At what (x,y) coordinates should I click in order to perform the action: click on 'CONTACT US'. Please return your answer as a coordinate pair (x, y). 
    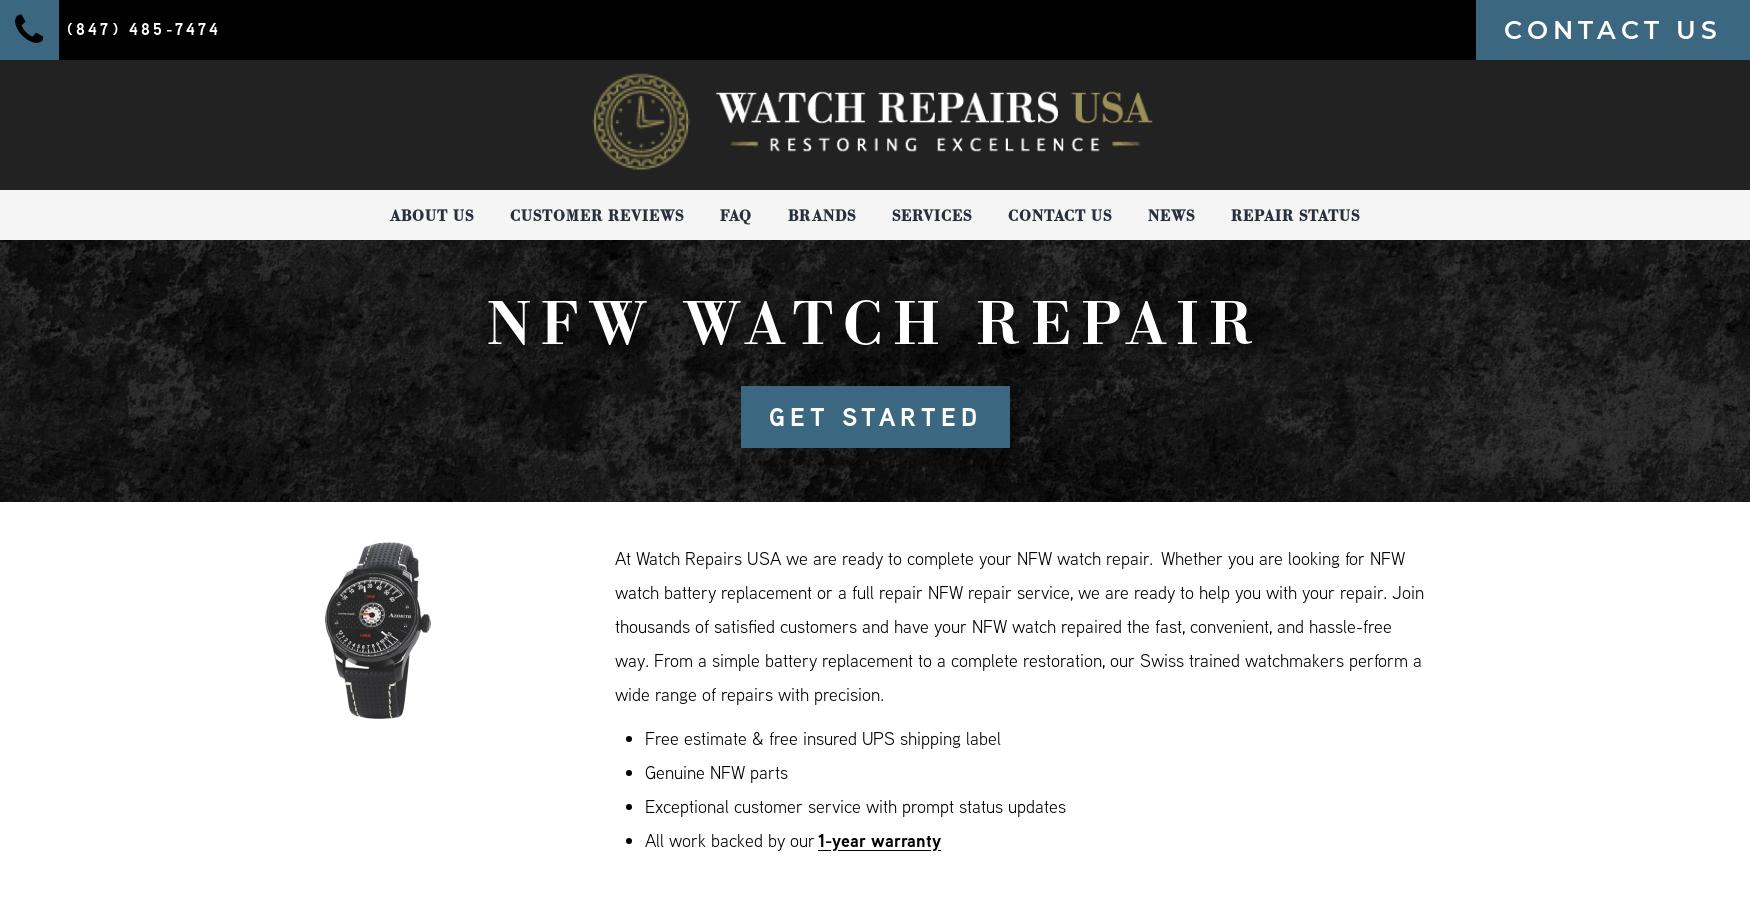
    Looking at the image, I should click on (1612, 28).